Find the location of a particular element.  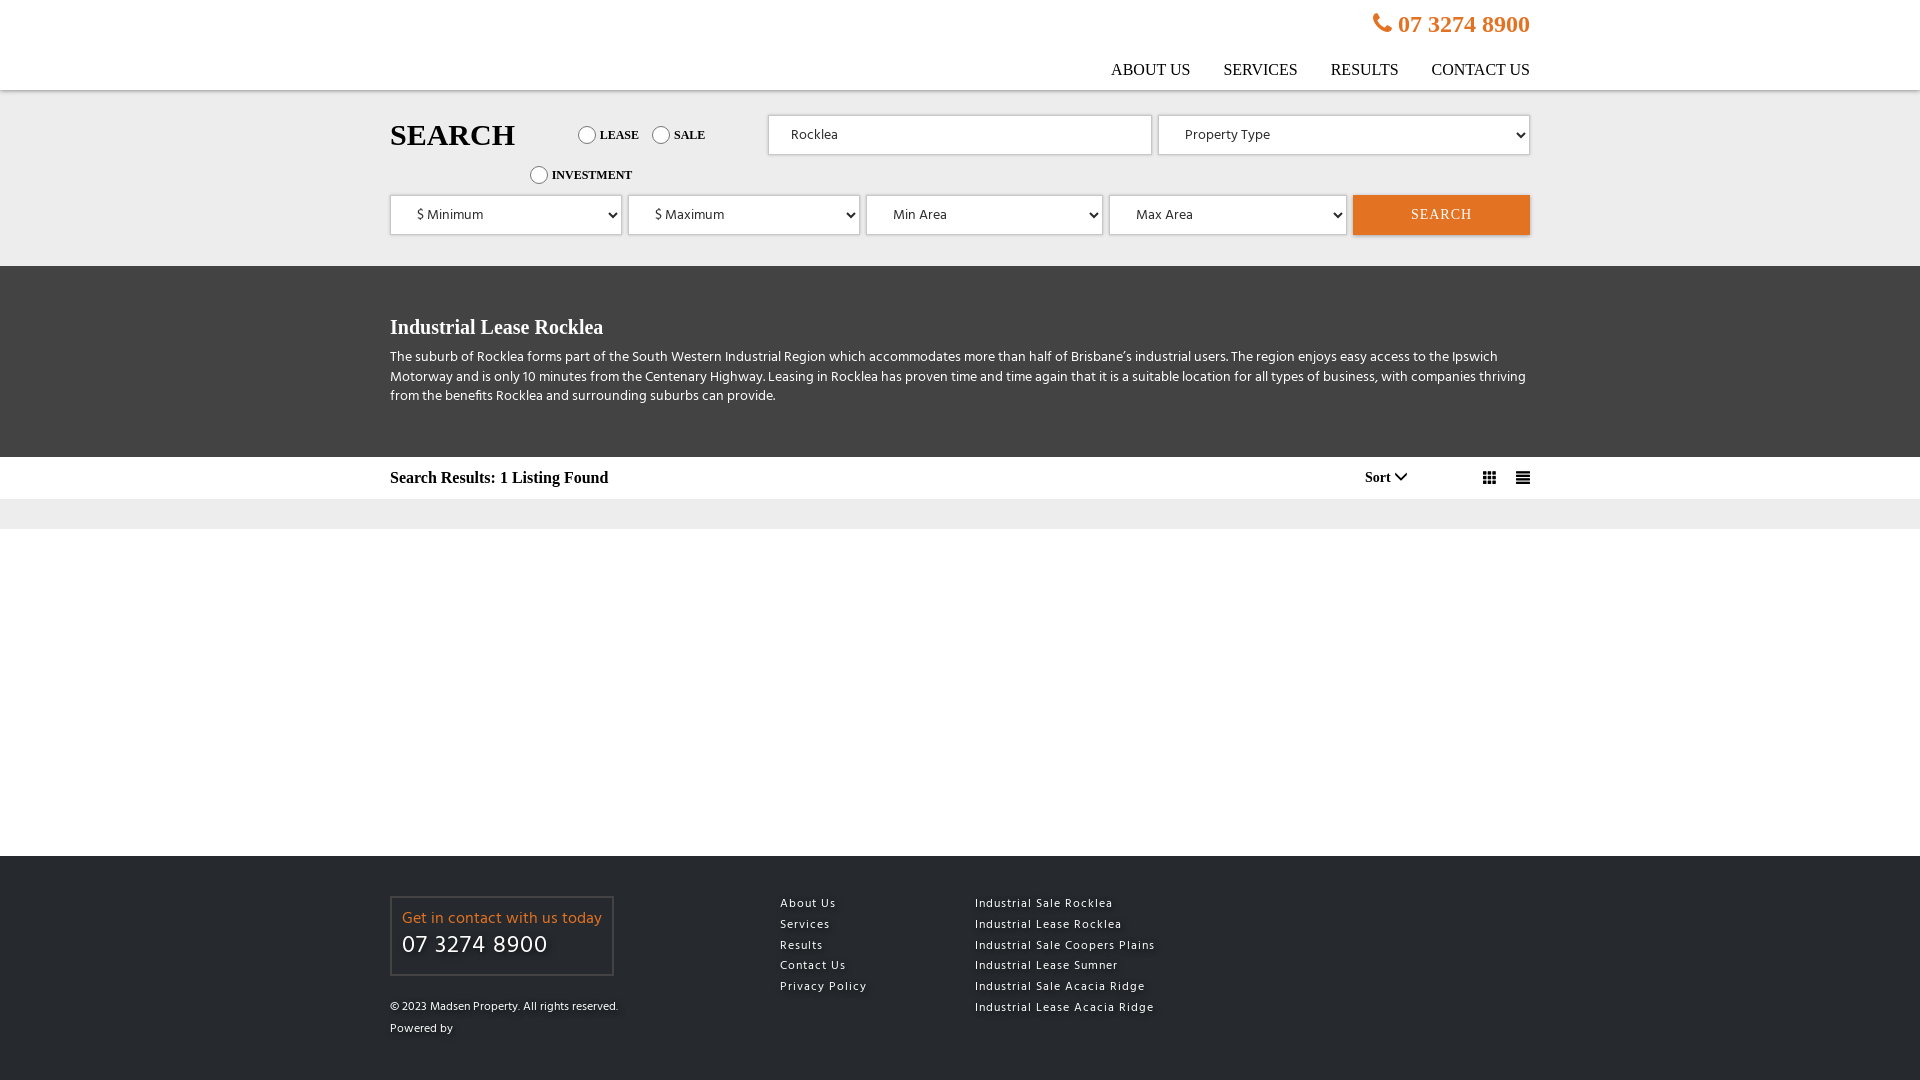

'Results' is located at coordinates (849, 945).